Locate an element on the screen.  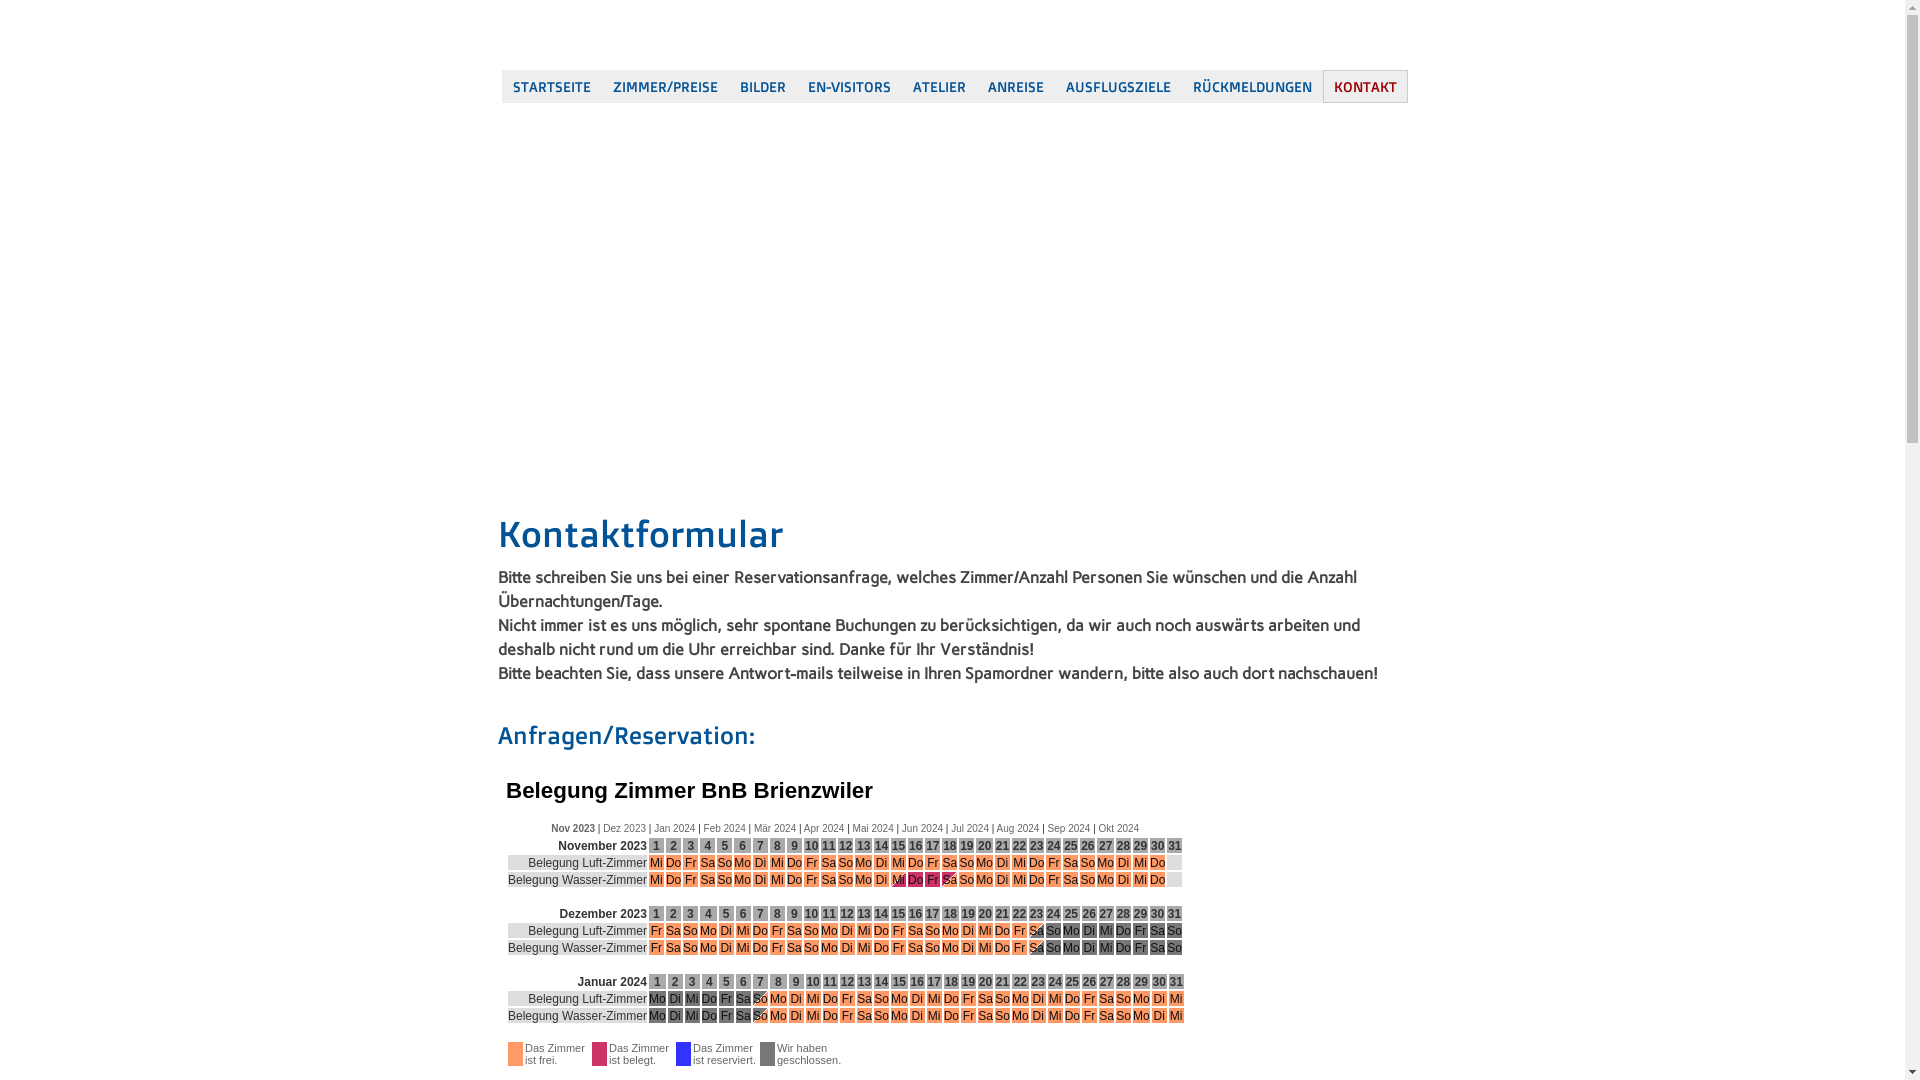
'ATELIER' is located at coordinates (938, 85).